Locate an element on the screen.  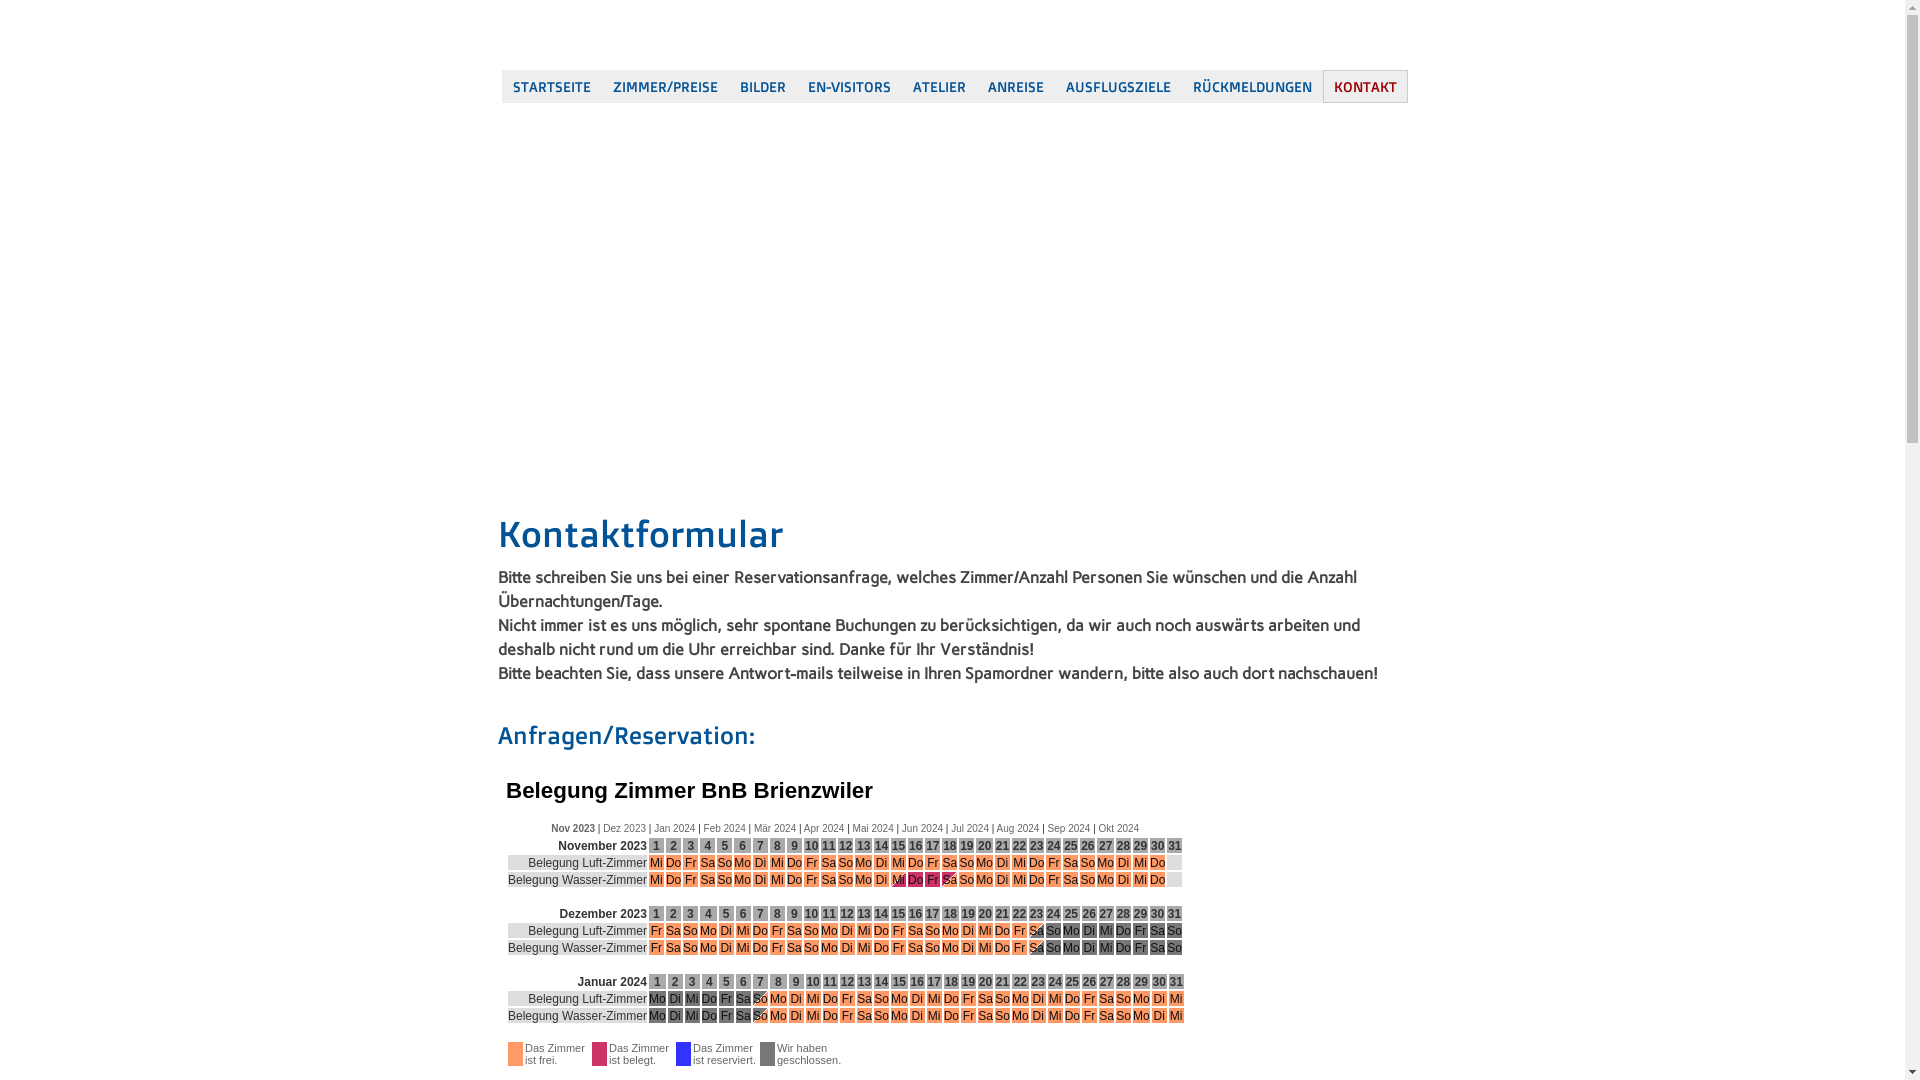
'ATELIER' is located at coordinates (938, 85).